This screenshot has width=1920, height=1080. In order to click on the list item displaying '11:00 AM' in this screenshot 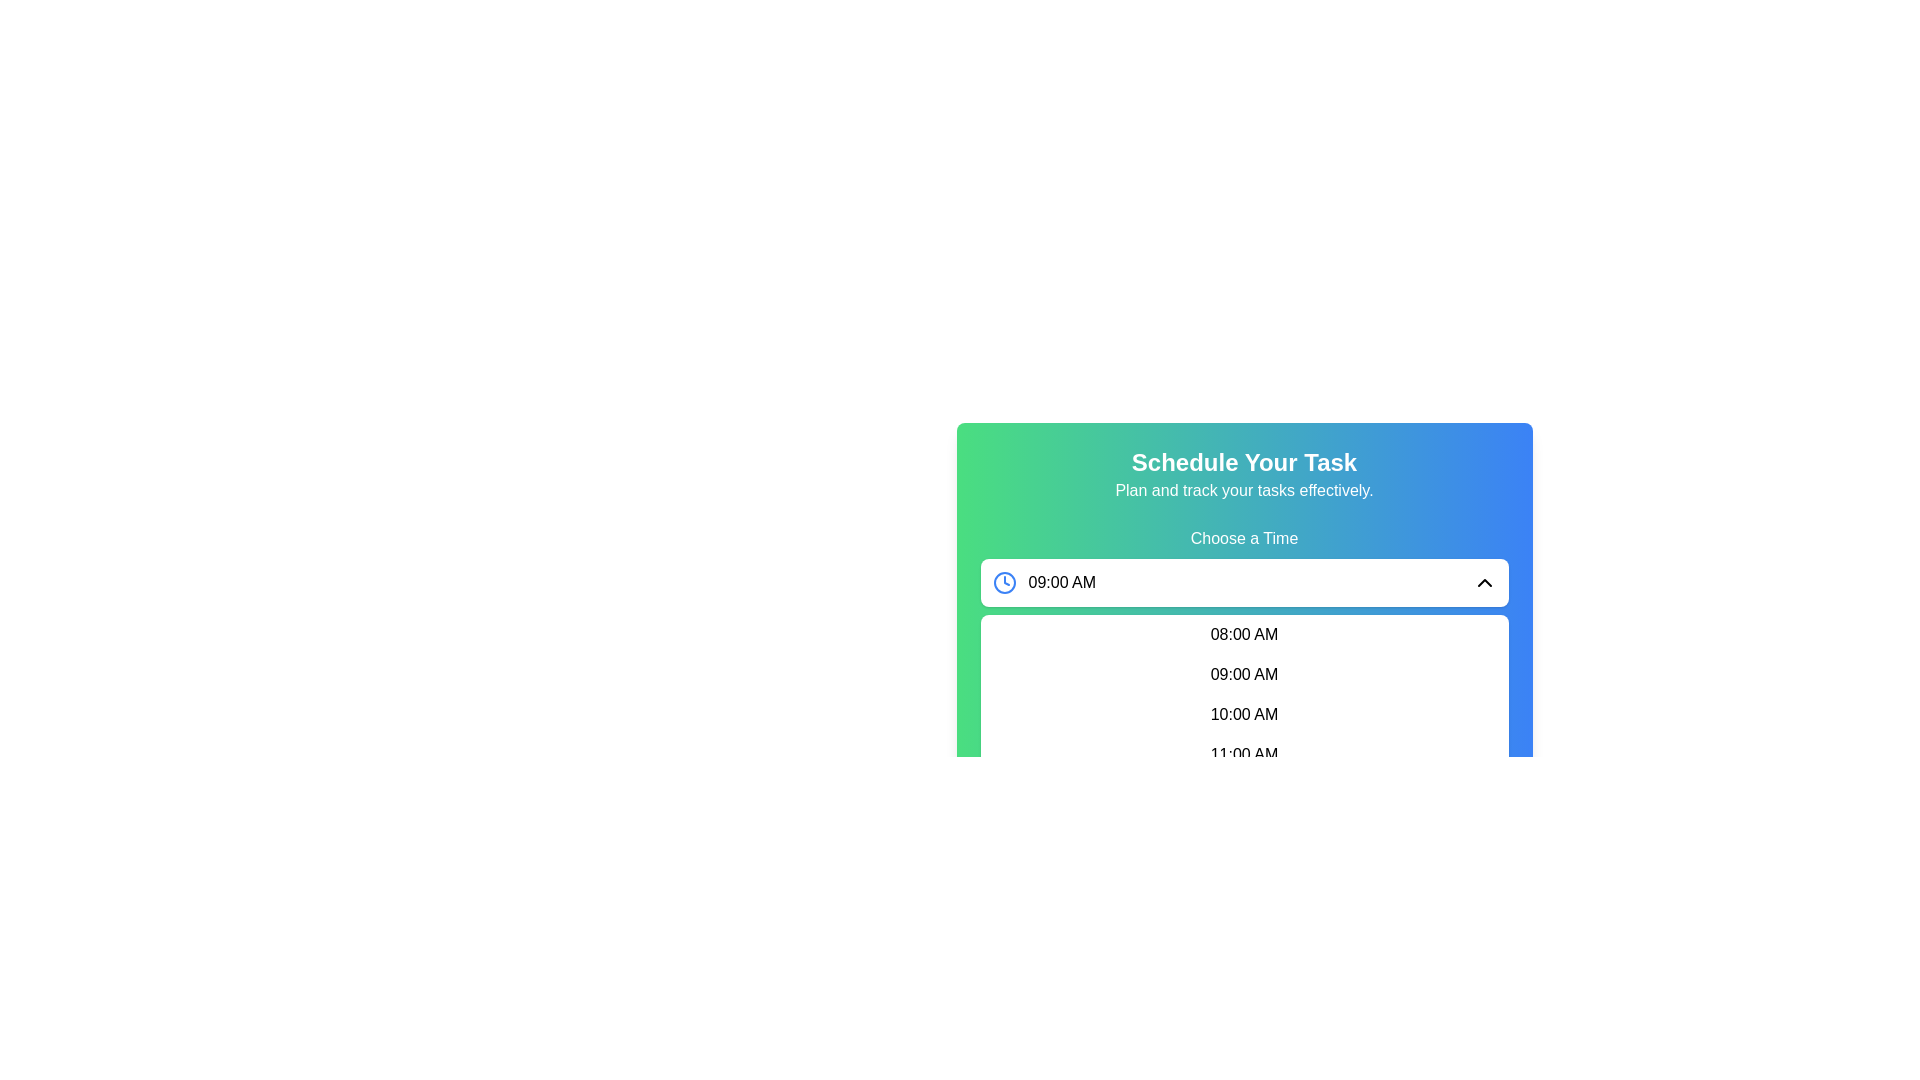, I will do `click(1243, 755)`.